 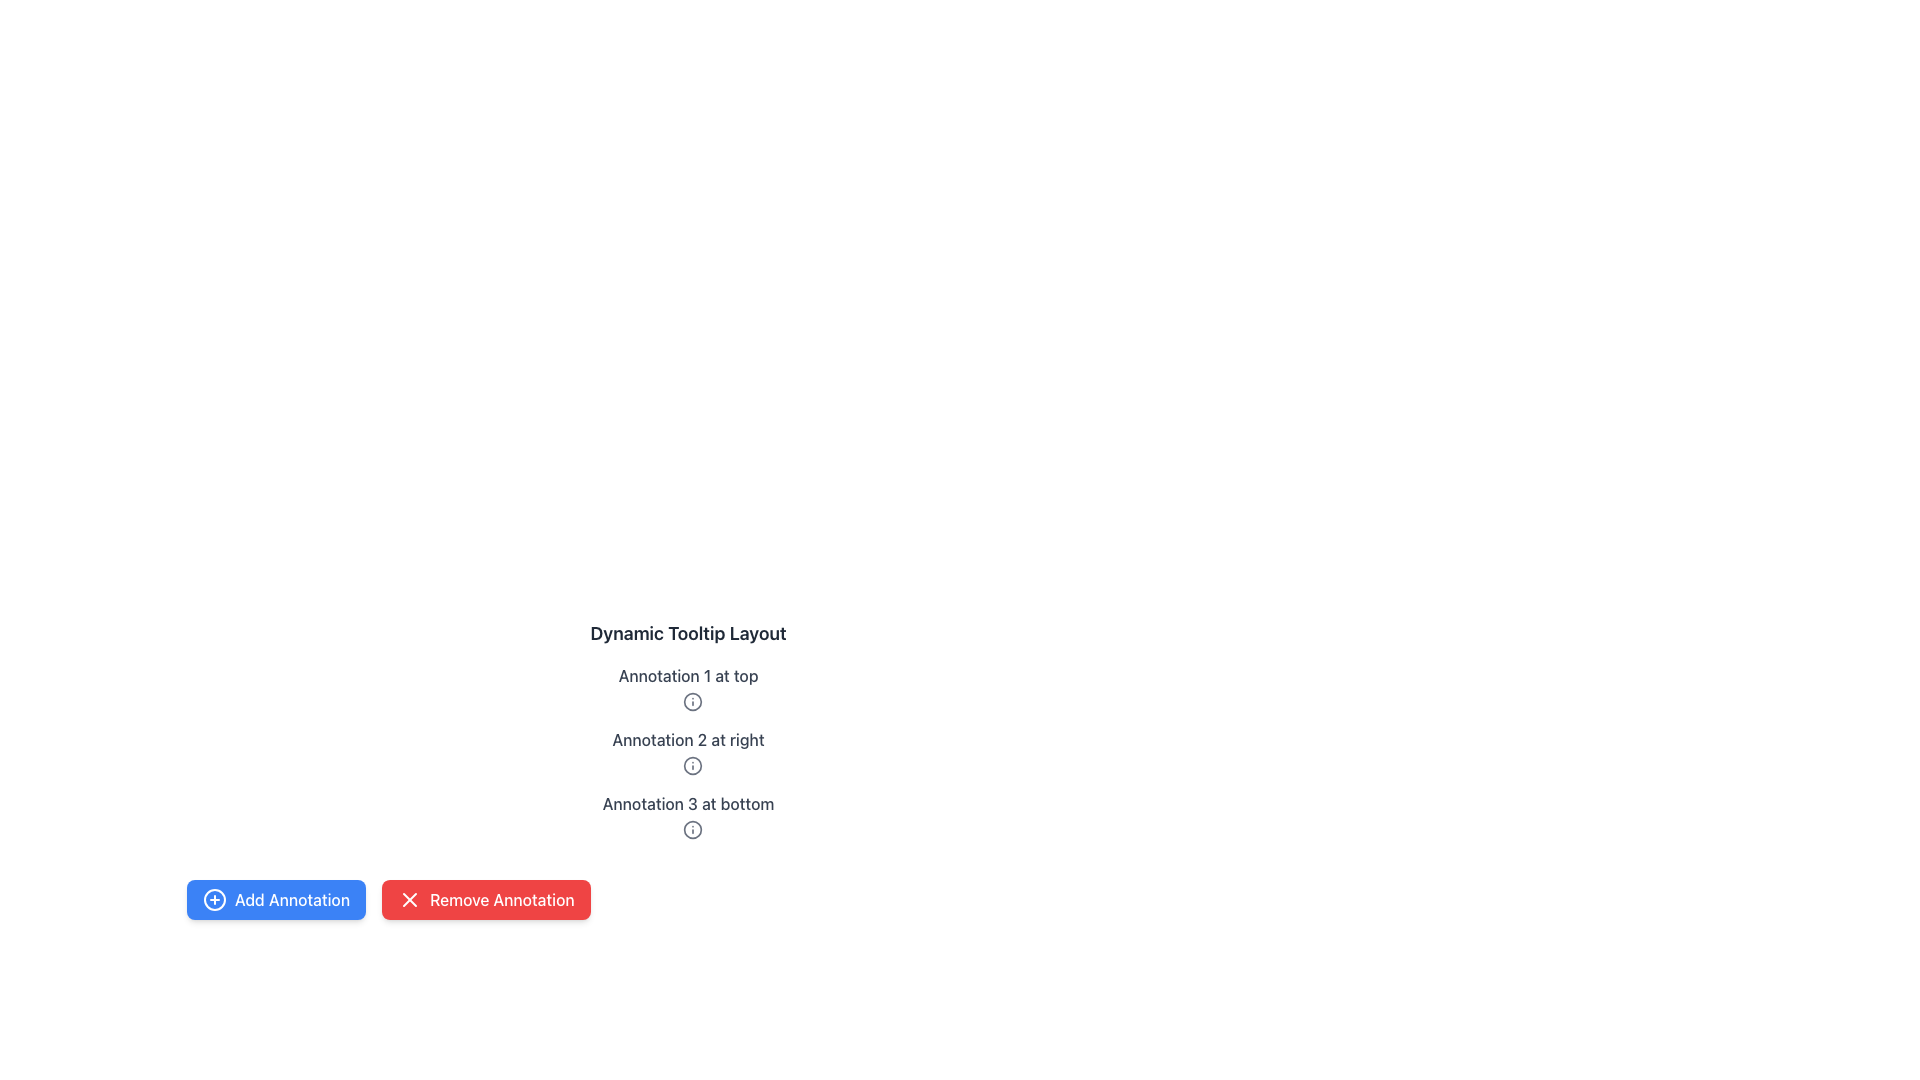 What do you see at coordinates (688, 816) in the screenshot?
I see `the information icon next to the annotation message 'Annotation 3 at bottom'` at bounding box center [688, 816].